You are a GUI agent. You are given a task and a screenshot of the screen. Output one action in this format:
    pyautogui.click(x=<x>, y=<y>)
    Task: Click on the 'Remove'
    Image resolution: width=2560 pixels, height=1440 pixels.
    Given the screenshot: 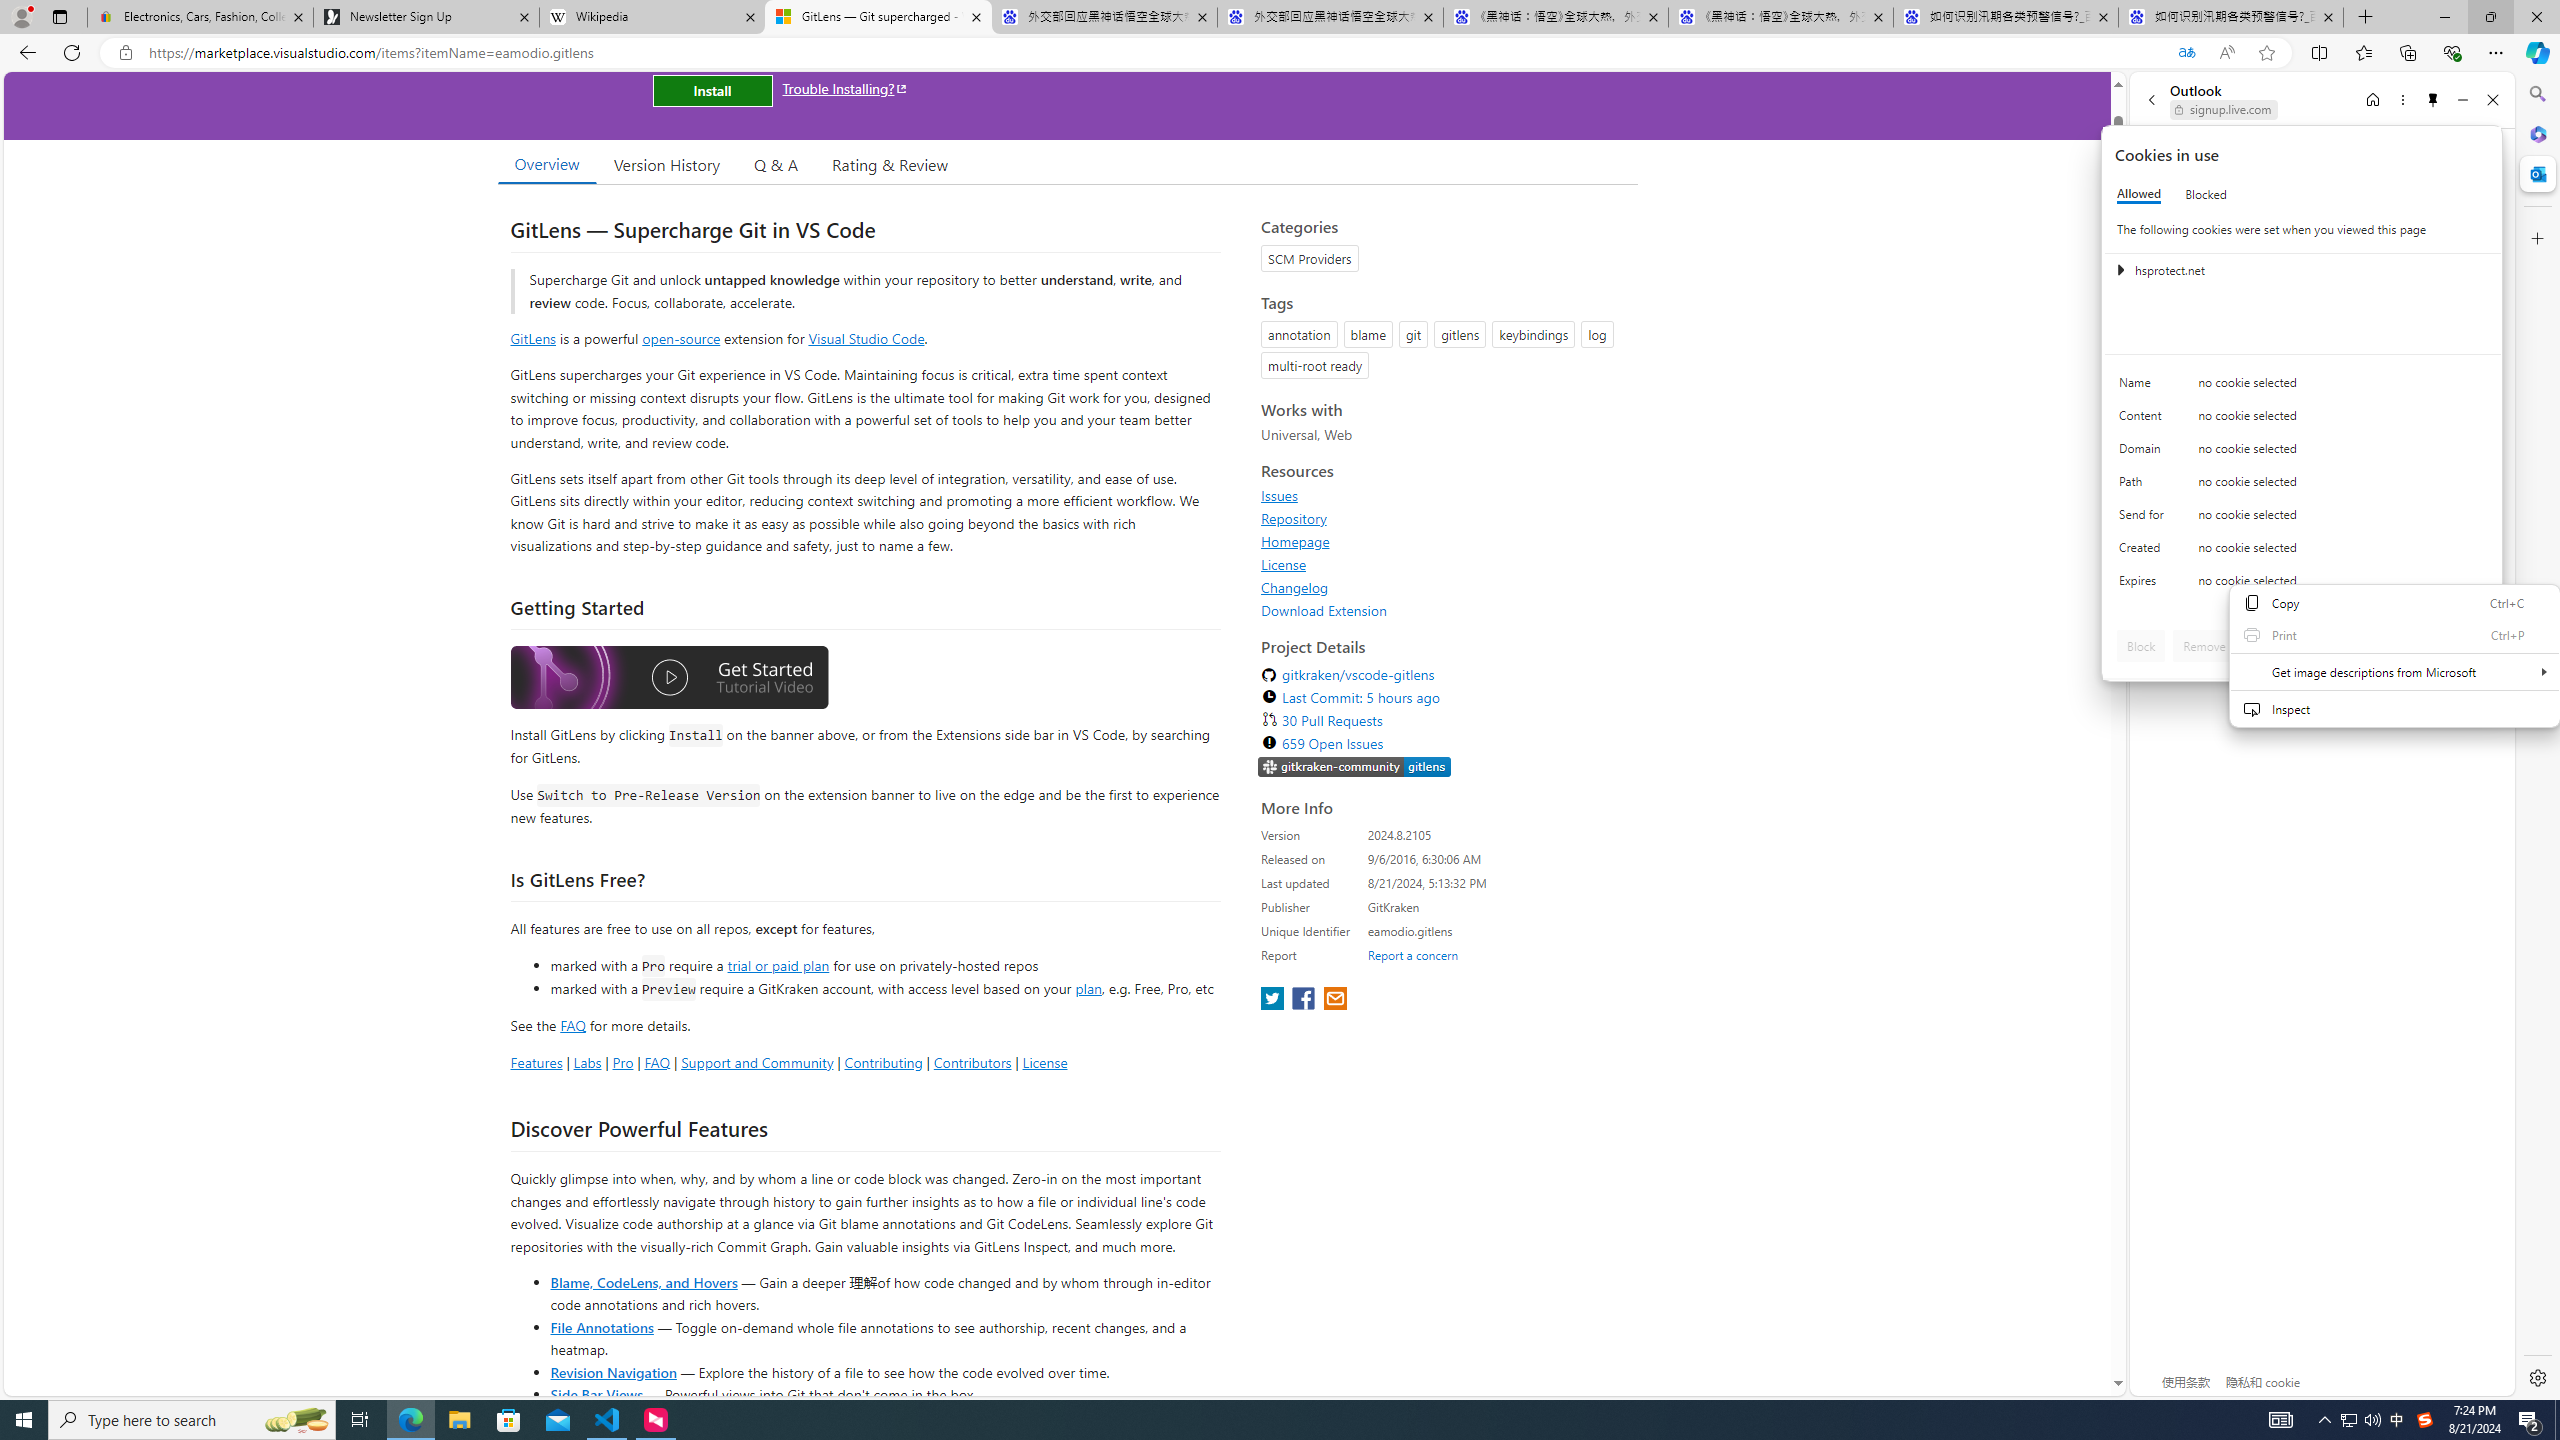 What is the action you would take?
    pyautogui.click(x=2204, y=646)
    